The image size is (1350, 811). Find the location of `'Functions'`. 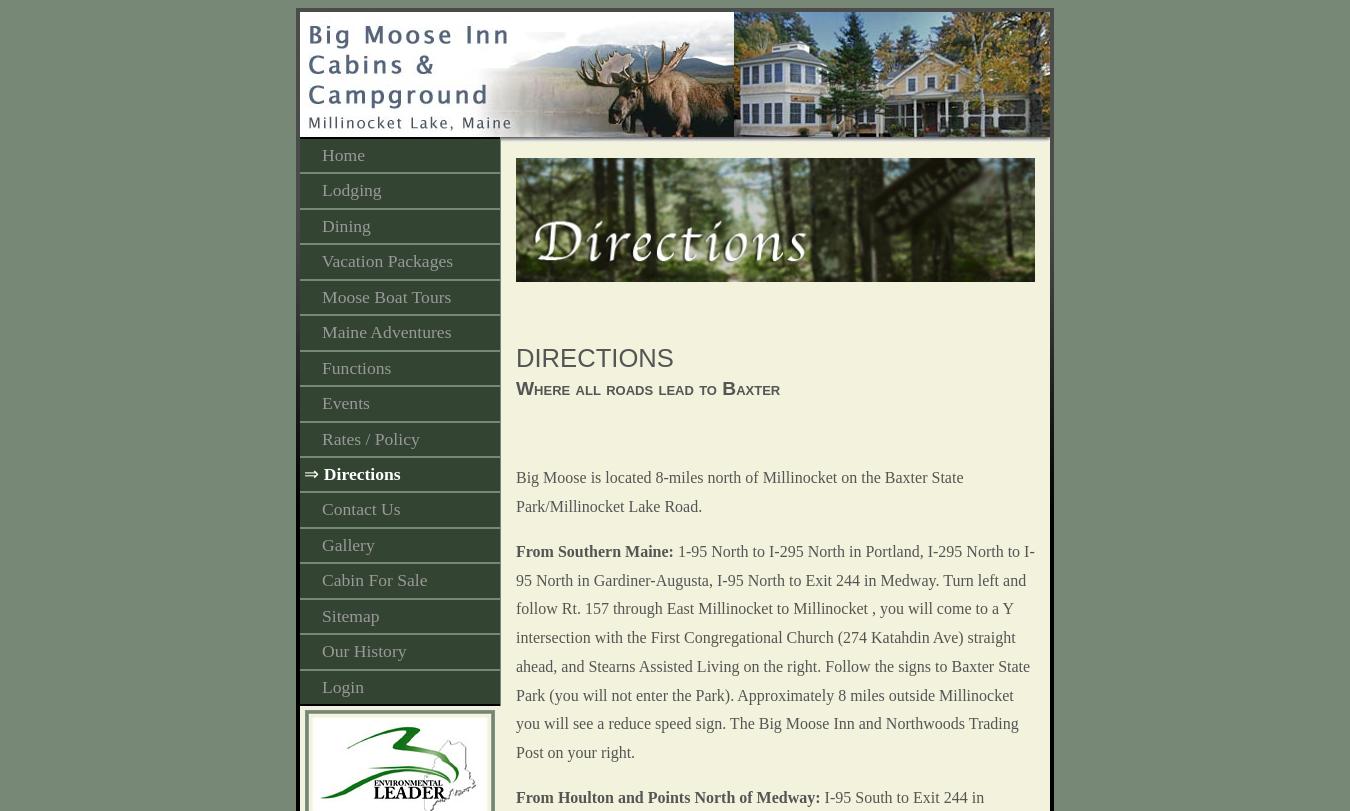

'Functions' is located at coordinates (320, 366).